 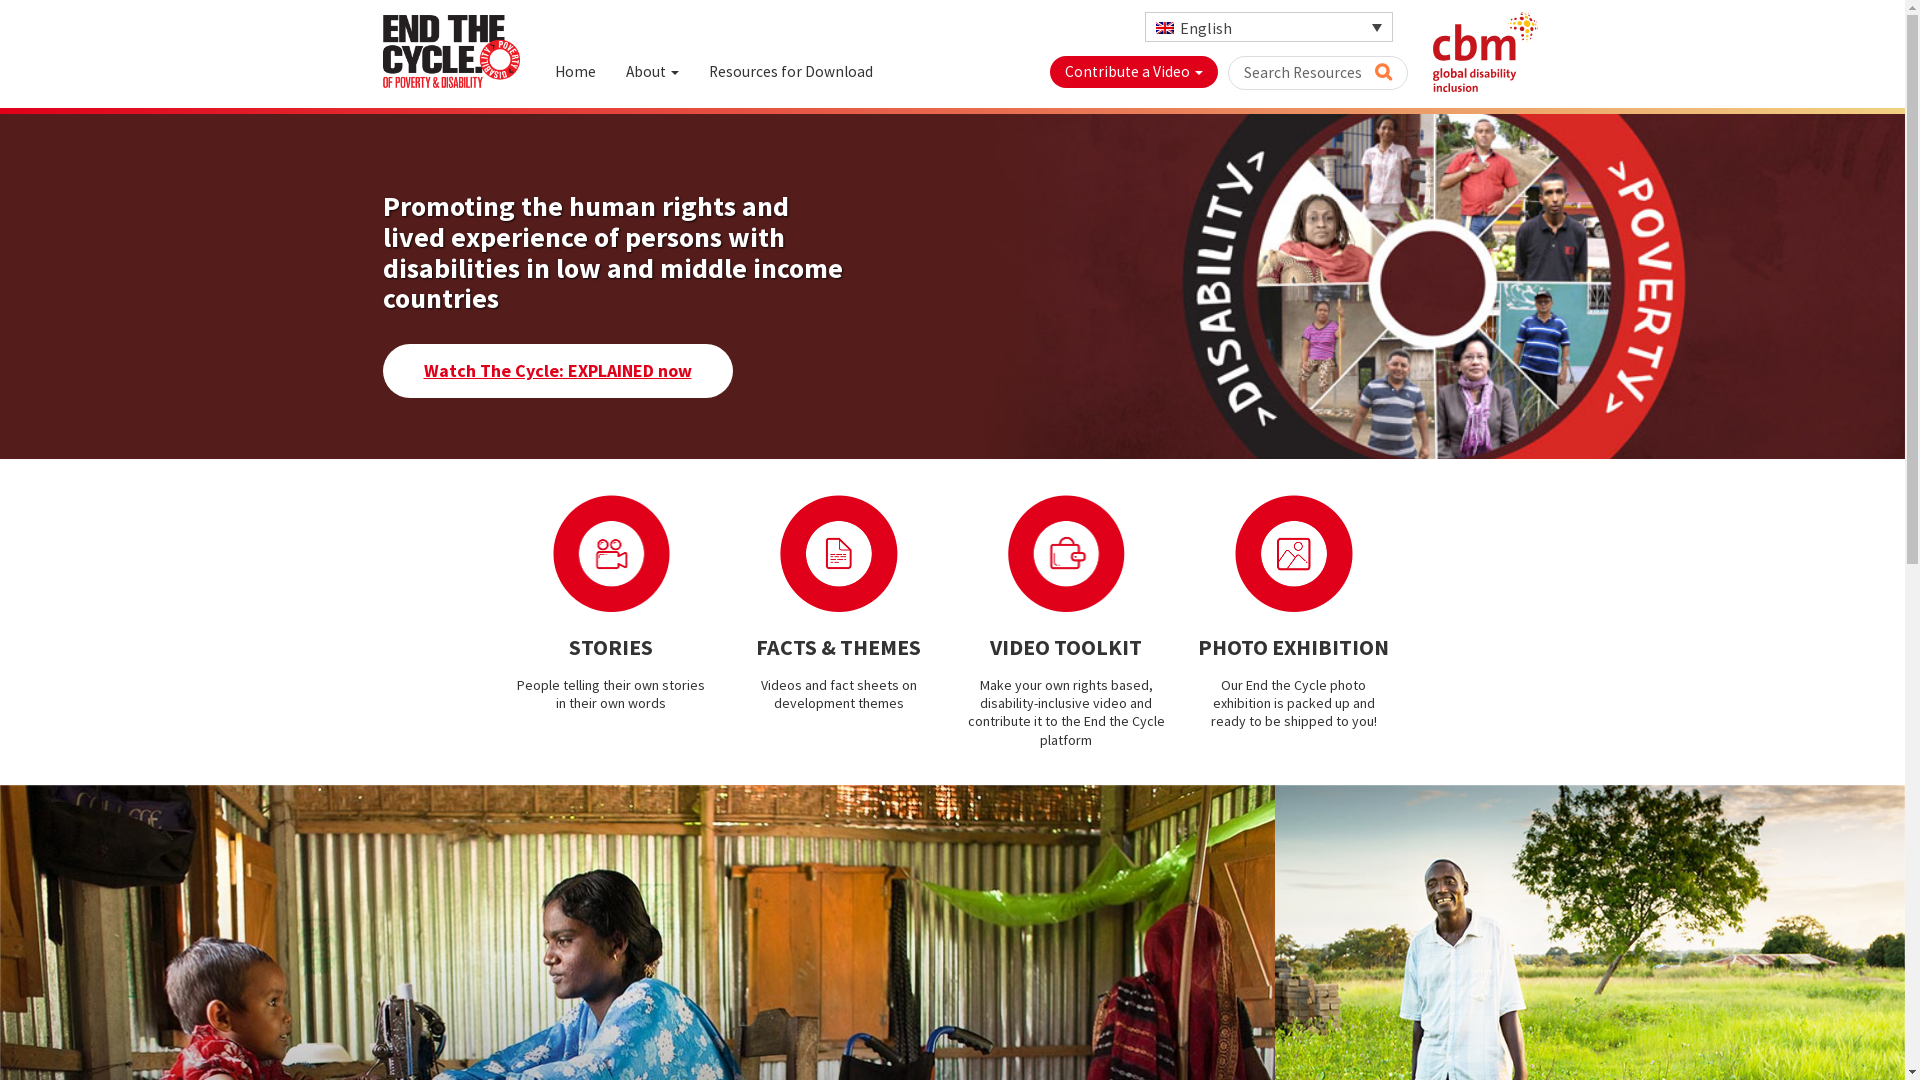 What do you see at coordinates (651, 71) in the screenshot?
I see `'About'` at bounding box center [651, 71].